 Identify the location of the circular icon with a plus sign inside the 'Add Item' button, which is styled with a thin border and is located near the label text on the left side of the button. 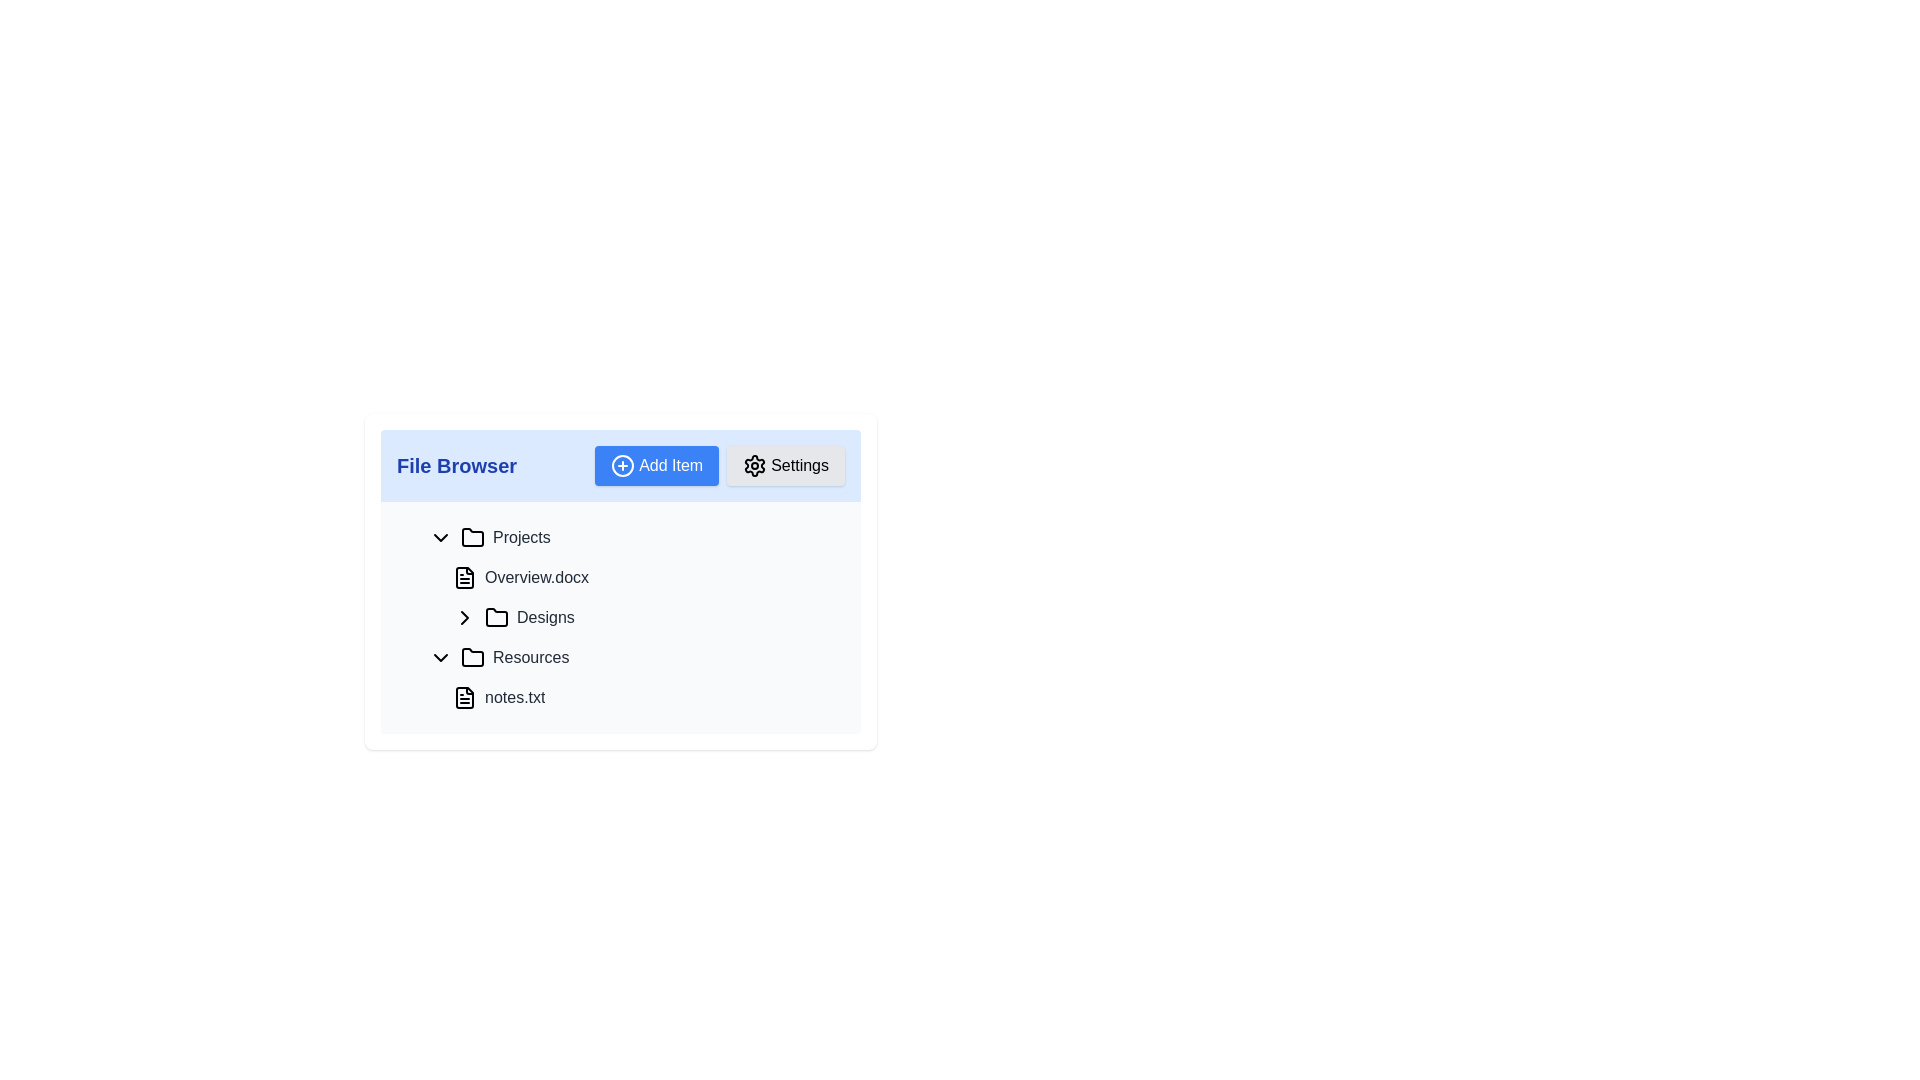
(622, 466).